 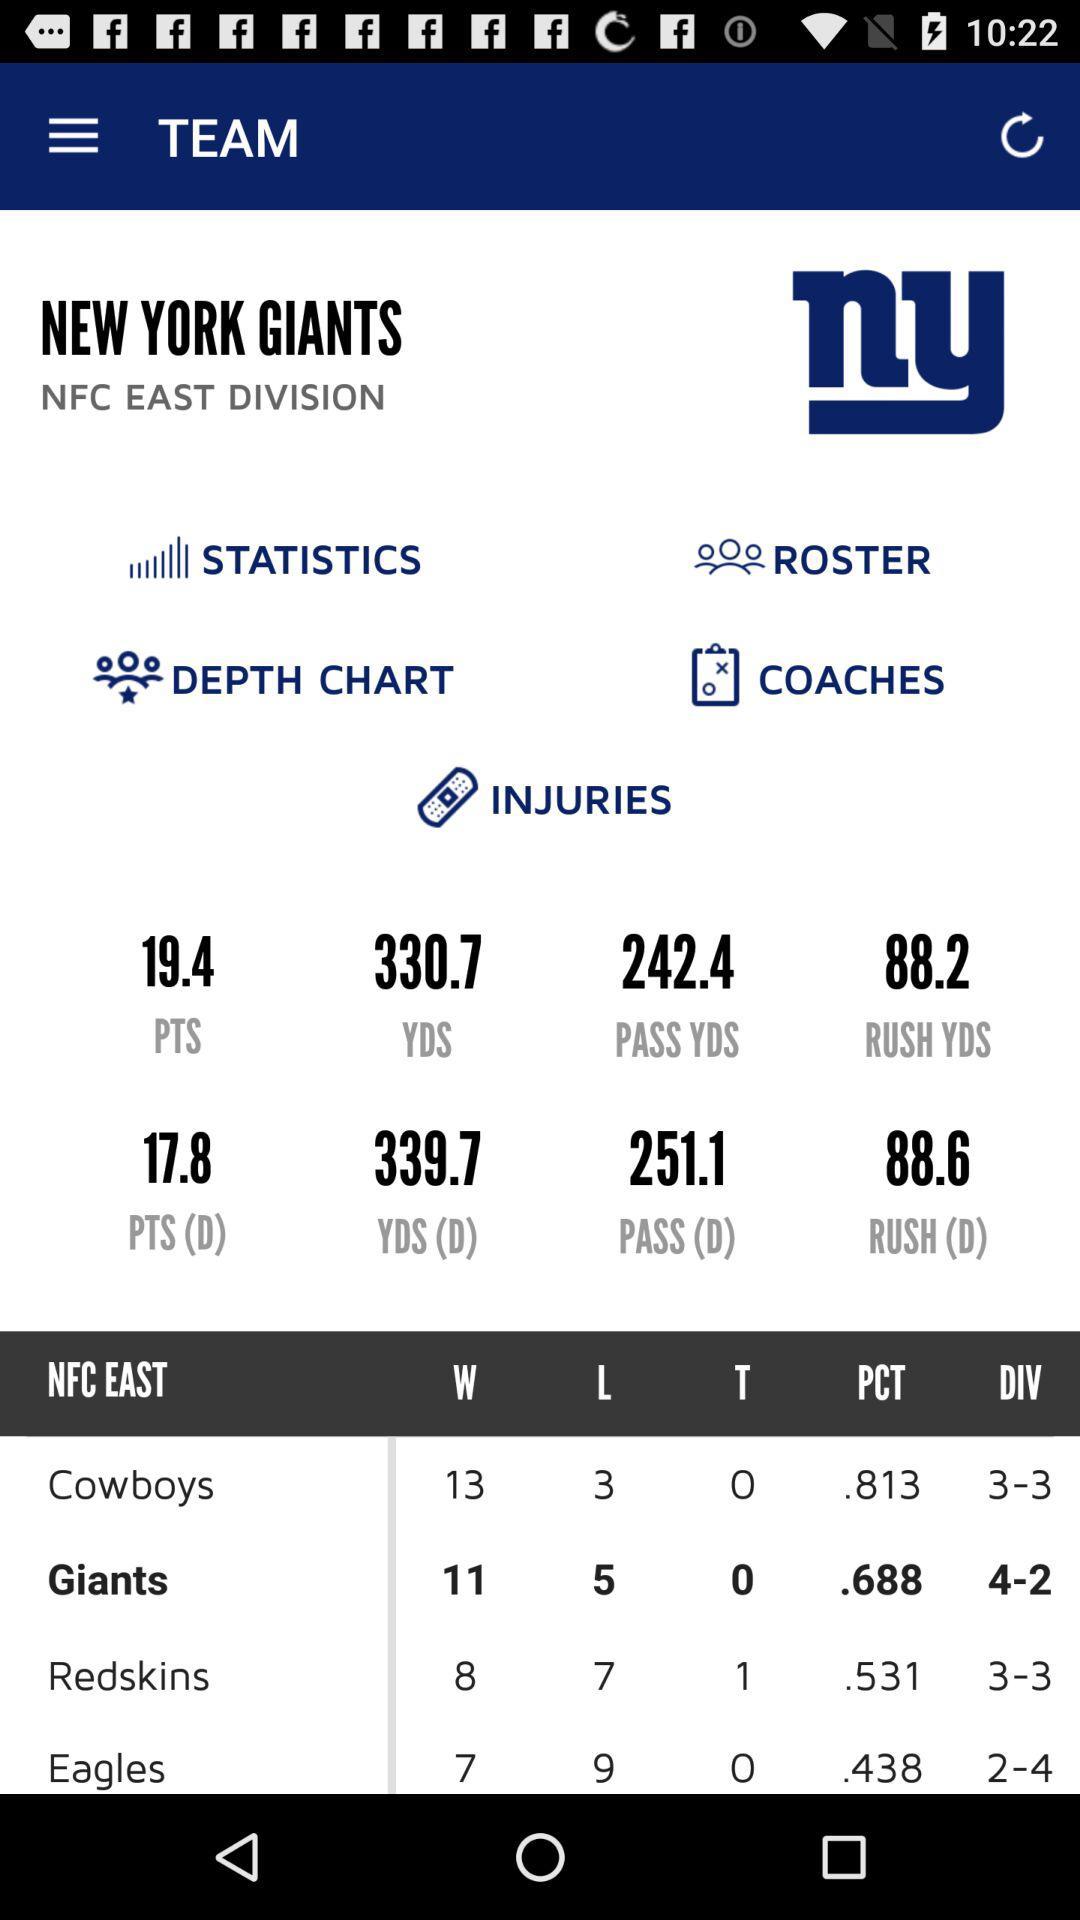 I want to click on item above 0, so click(x=880, y=1382).